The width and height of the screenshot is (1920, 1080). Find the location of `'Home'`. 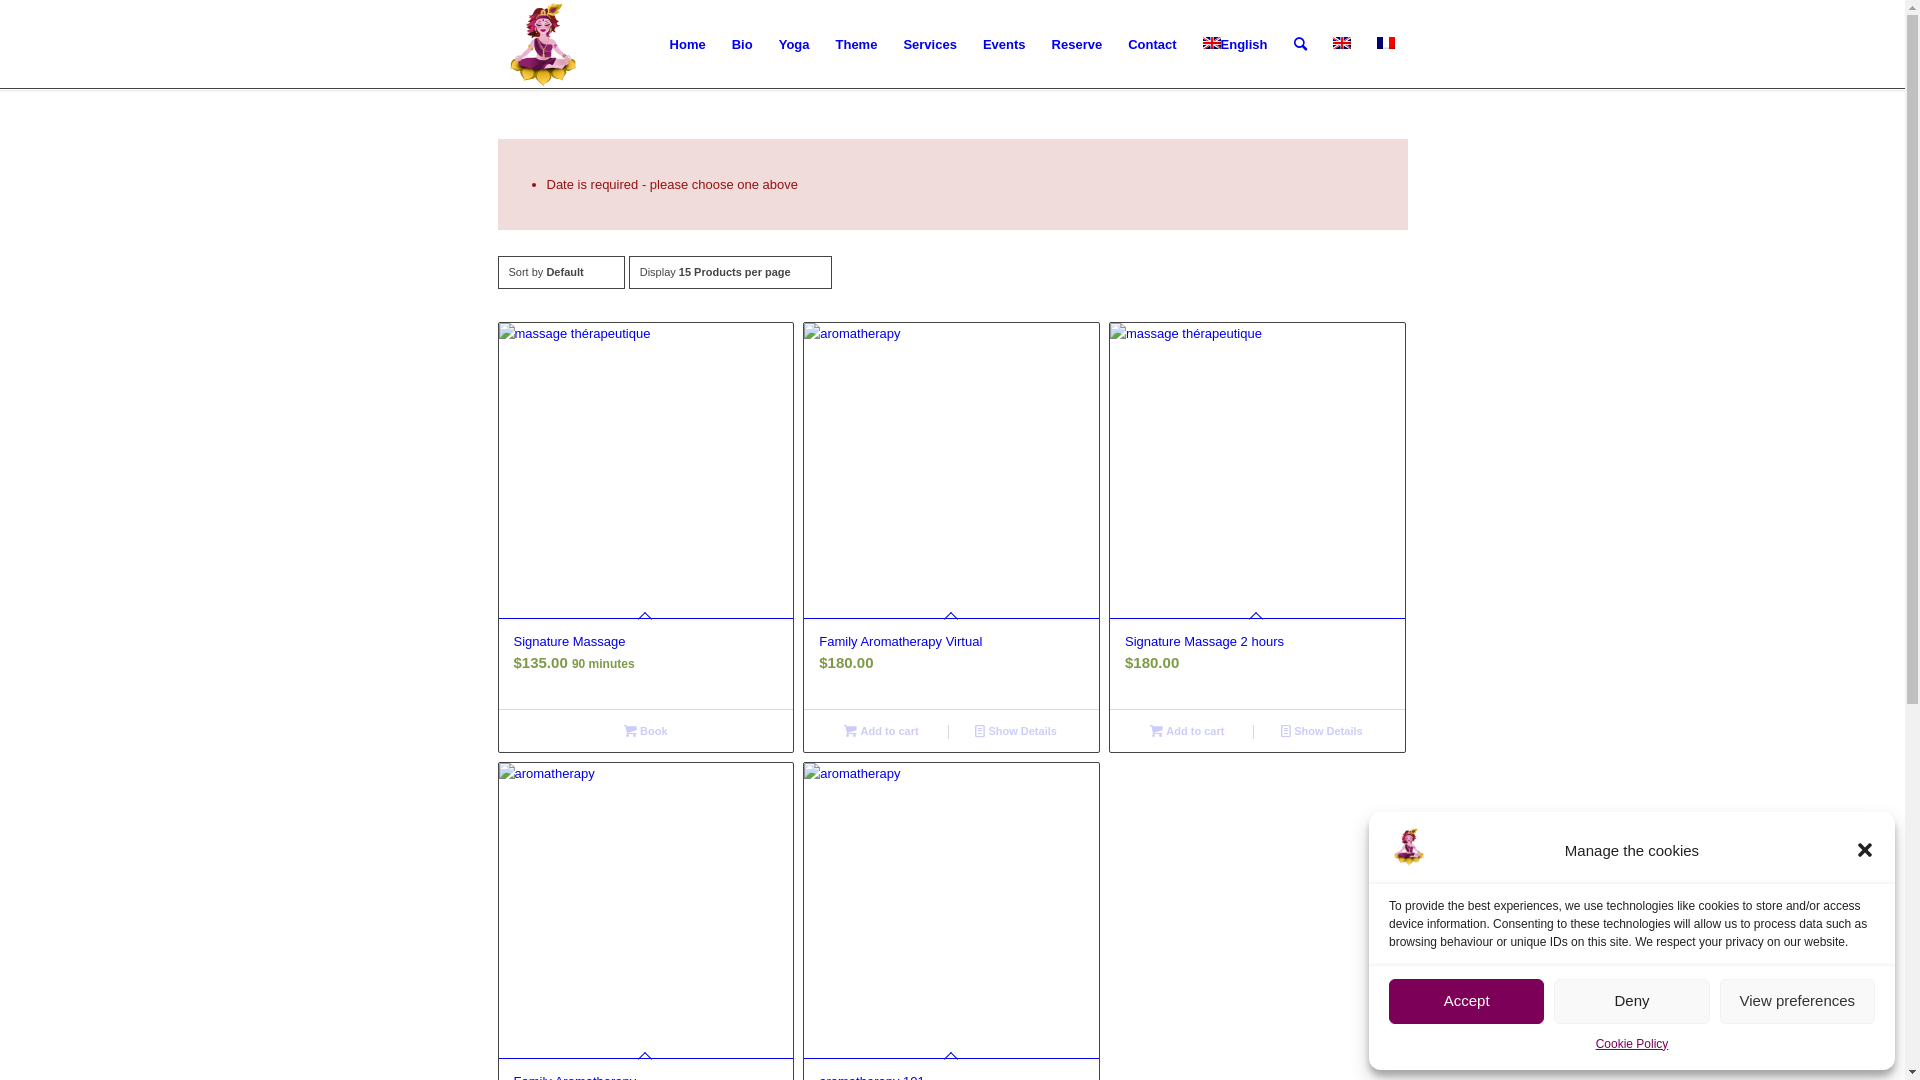

'Home' is located at coordinates (687, 45).